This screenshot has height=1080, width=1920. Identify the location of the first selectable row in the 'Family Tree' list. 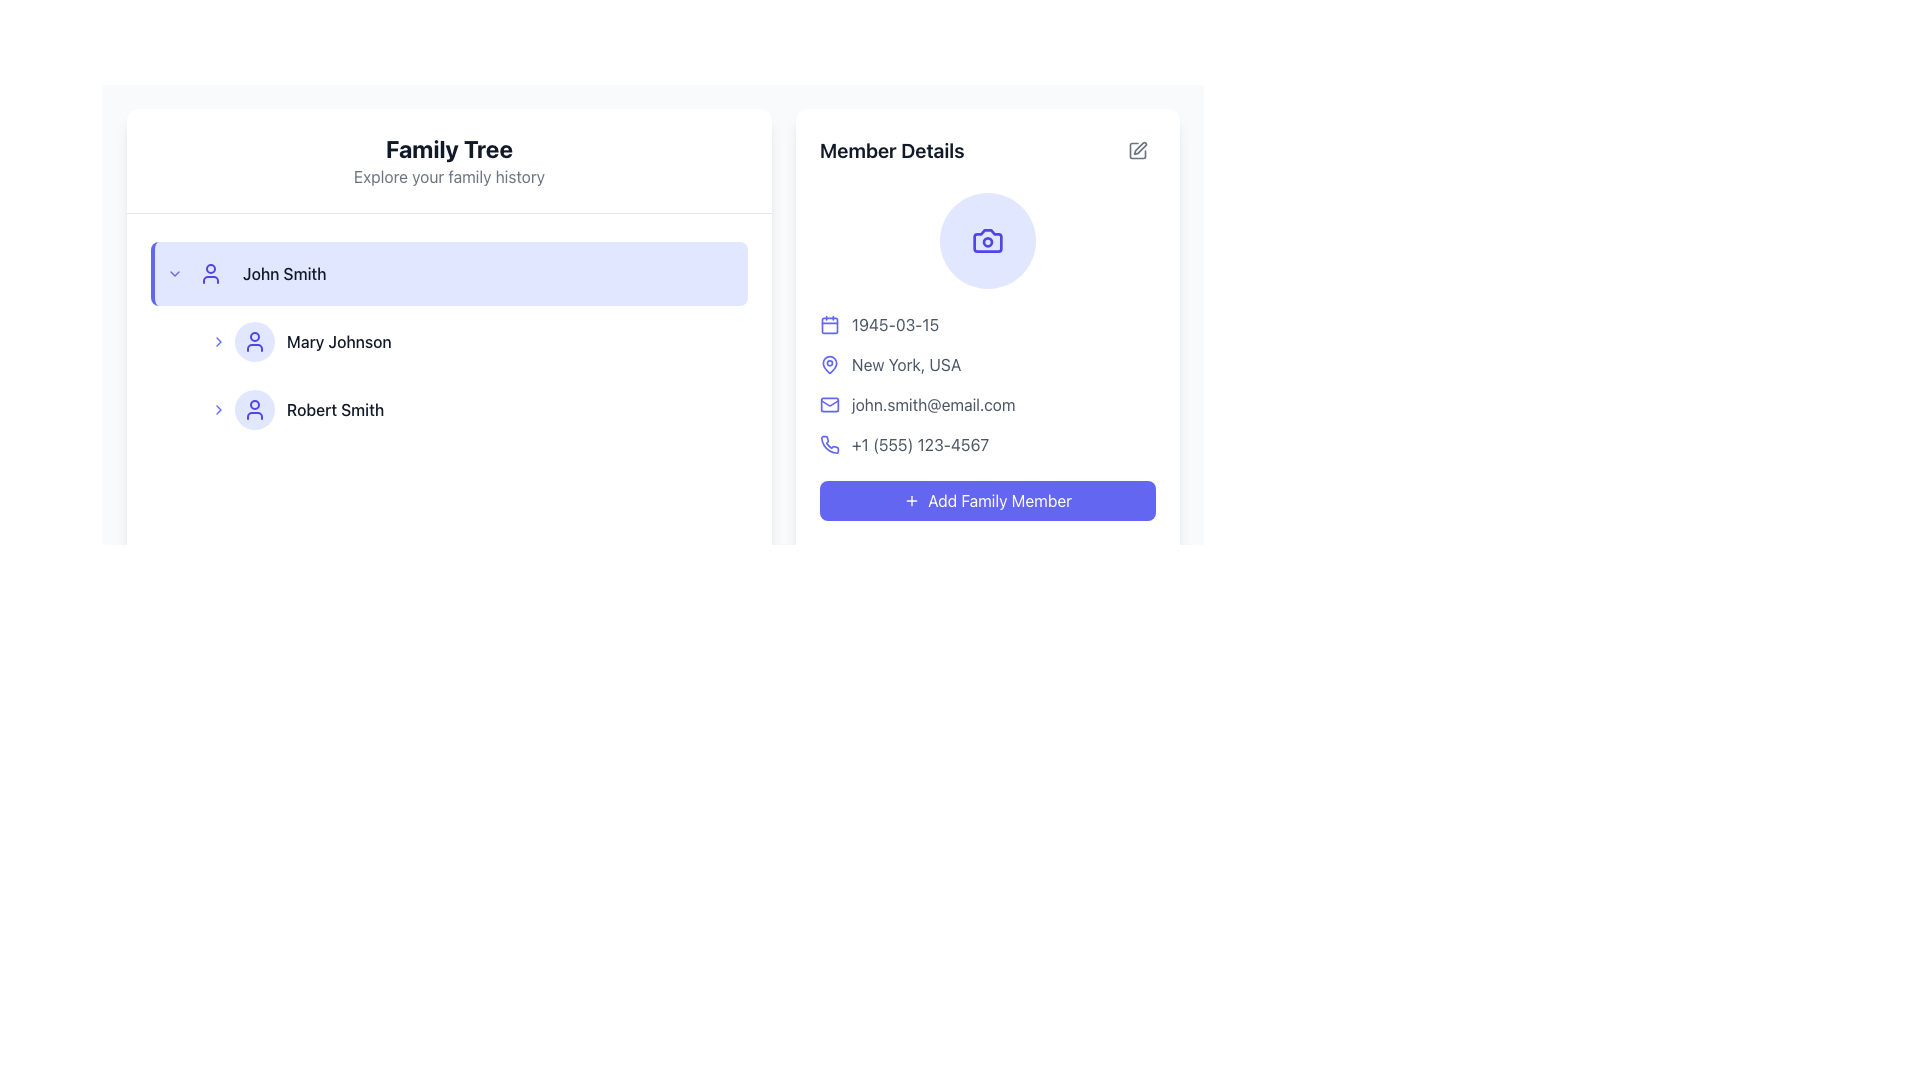
(448, 273).